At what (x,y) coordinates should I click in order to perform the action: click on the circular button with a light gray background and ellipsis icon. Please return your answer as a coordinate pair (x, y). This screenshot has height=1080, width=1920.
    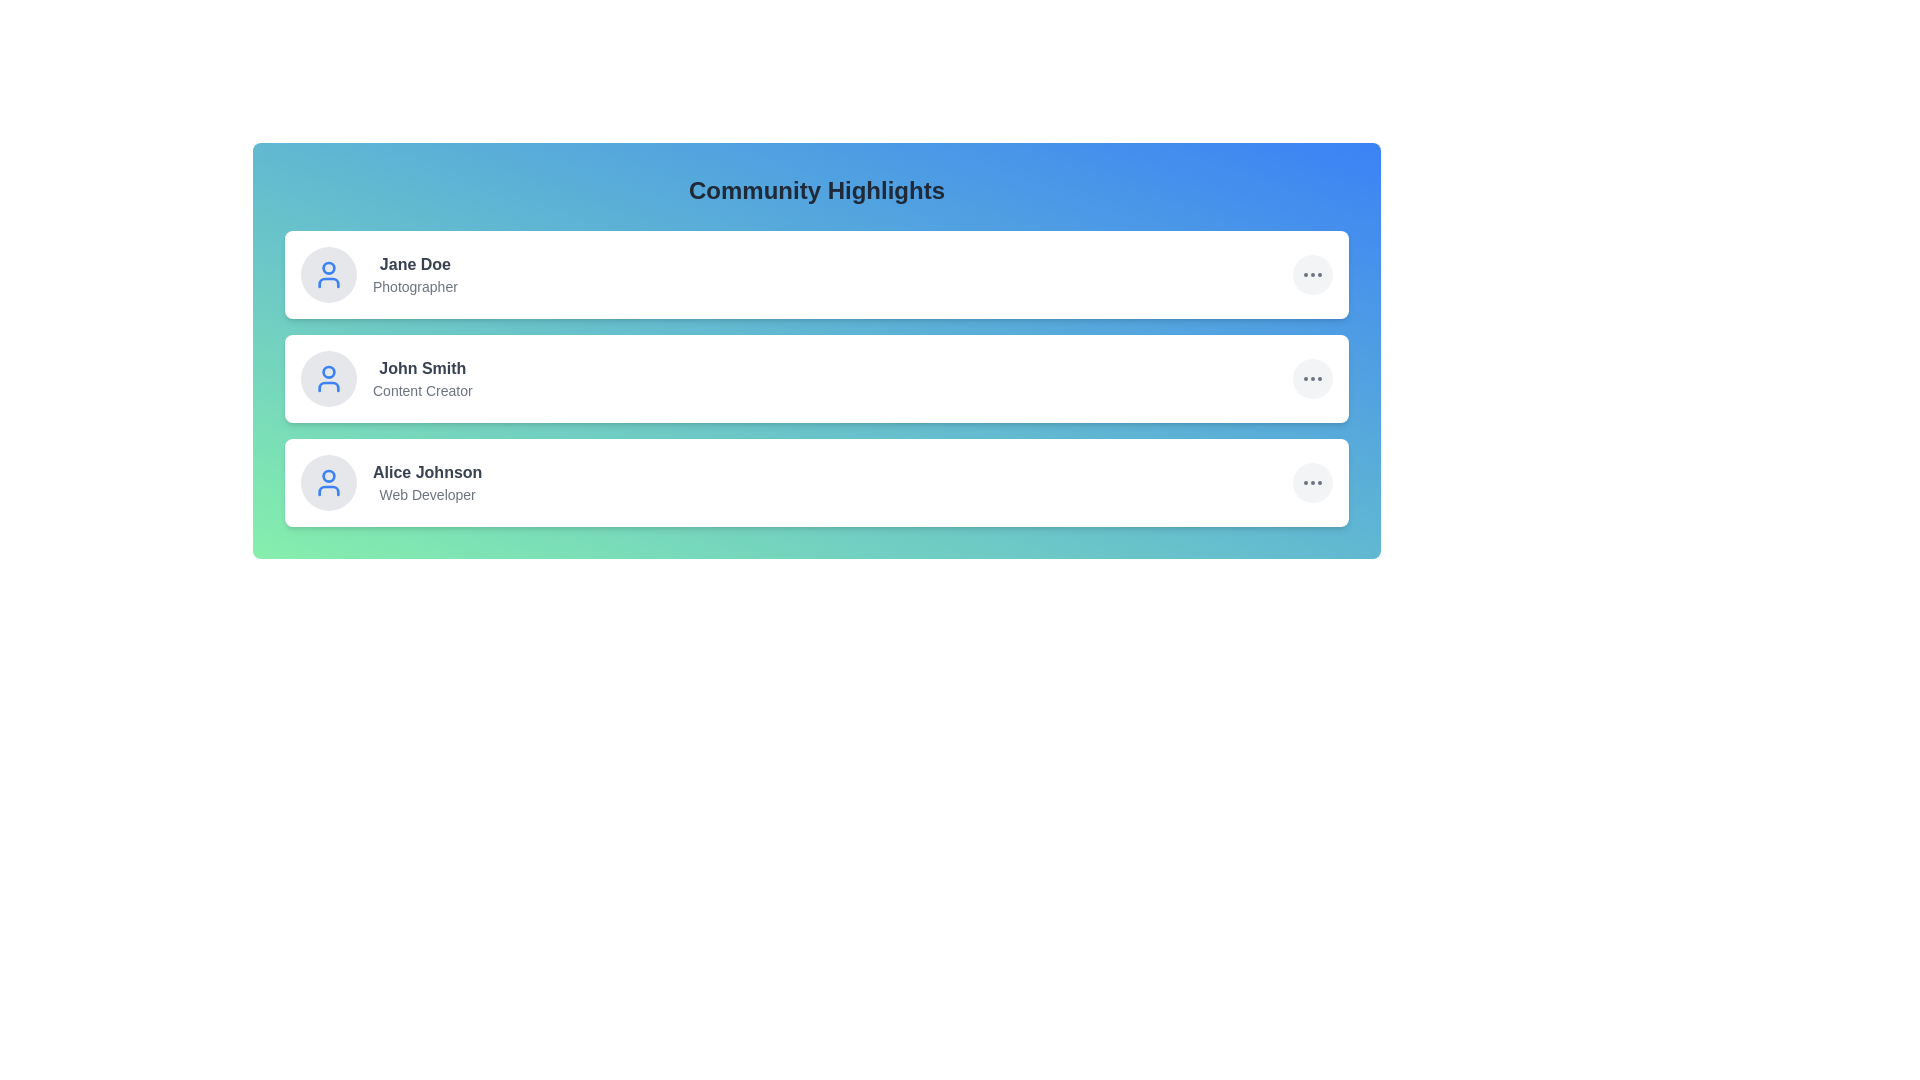
    Looking at the image, I should click on (1313, 482).